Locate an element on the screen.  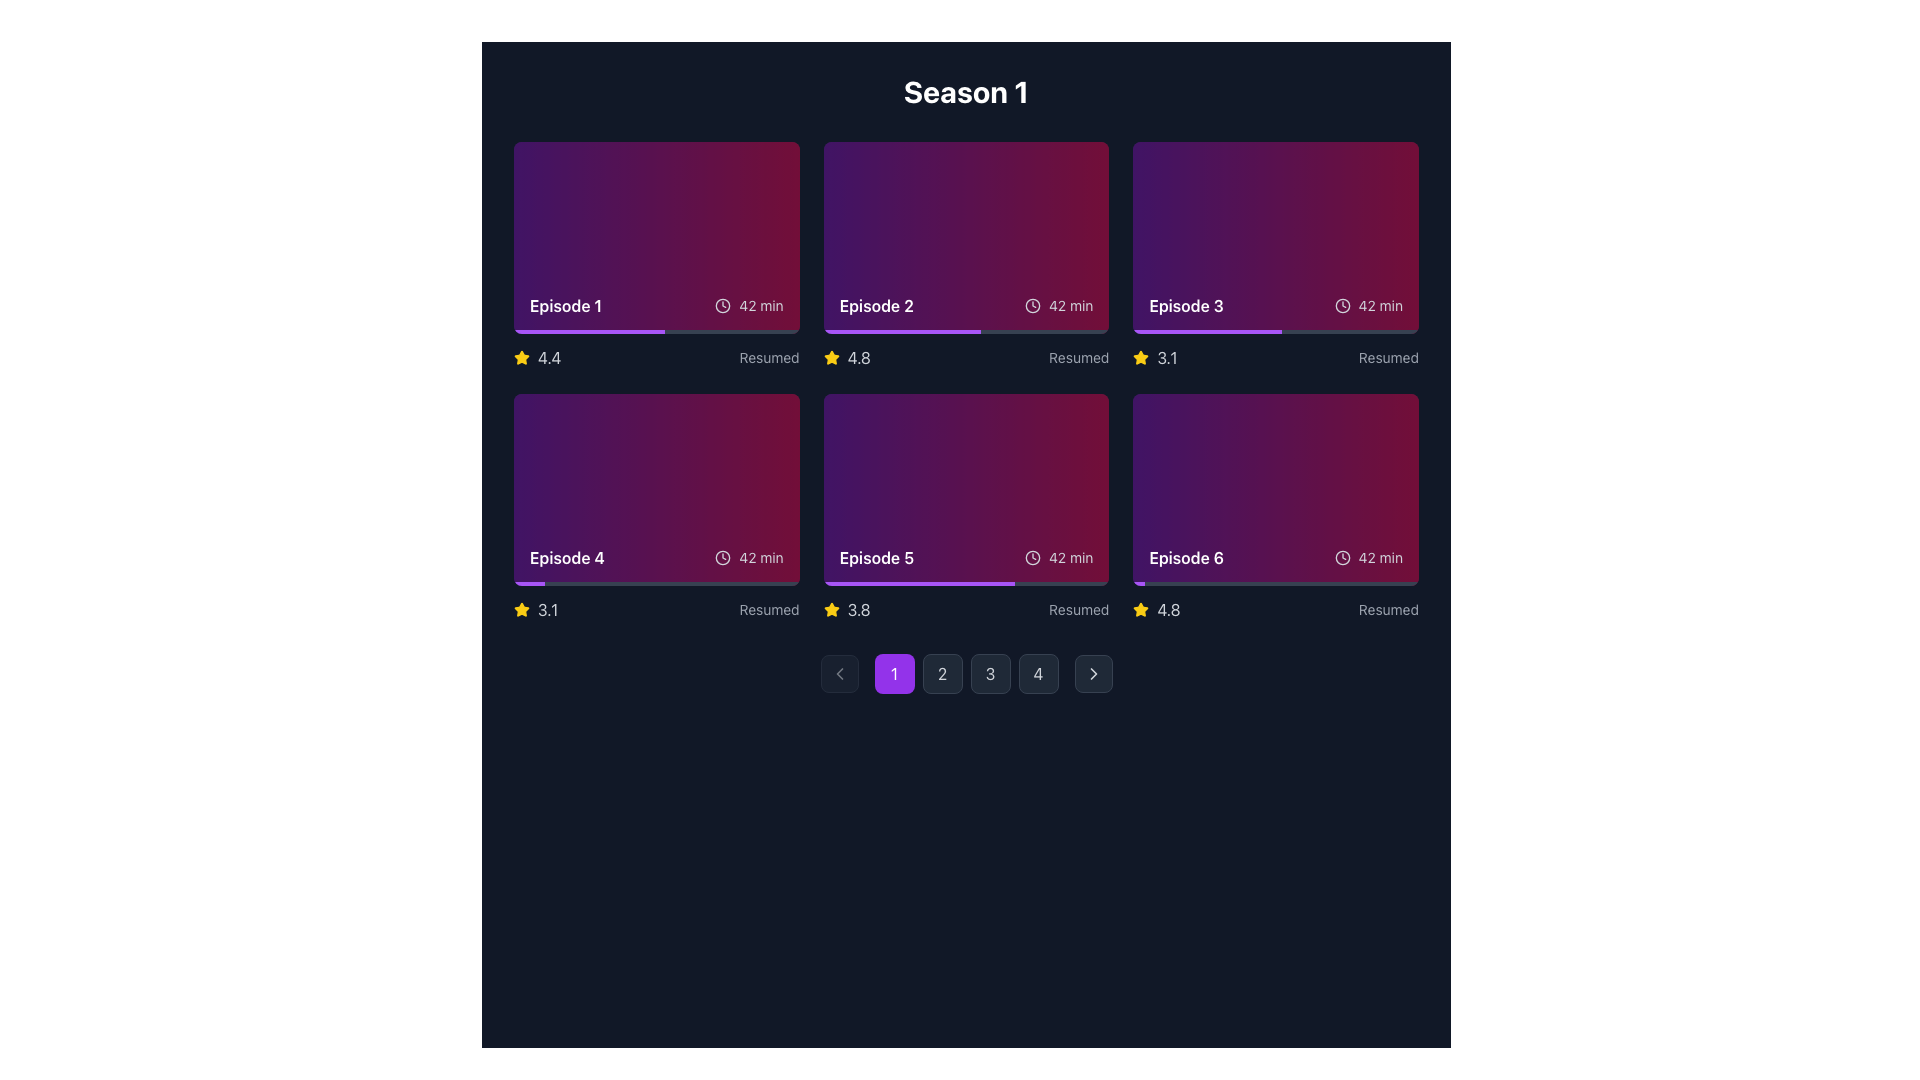
the filled yellow star icon representing the rating for Episode 6, located to the left of the numeric rating text ('4.8') in the episode grid is located at coordinates (1141, 608).